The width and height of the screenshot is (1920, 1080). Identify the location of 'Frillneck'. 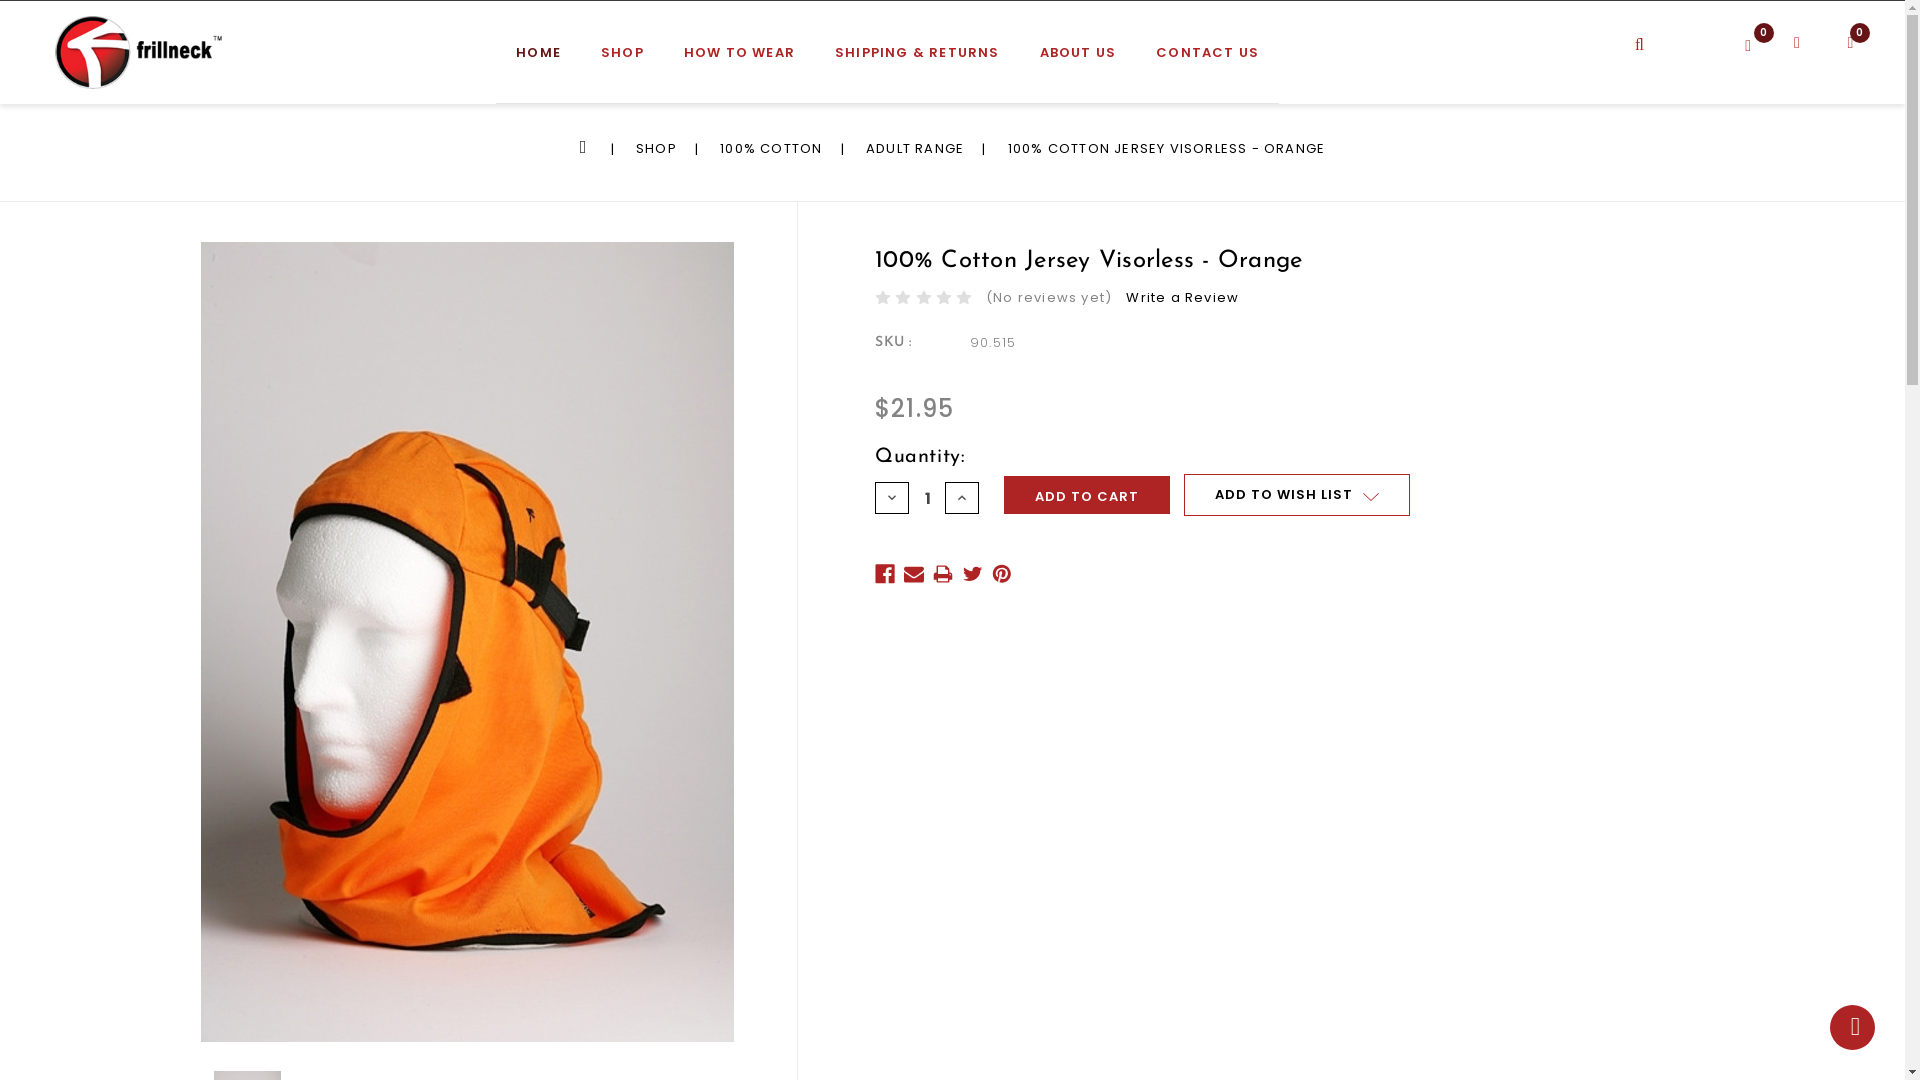
(54, 51).